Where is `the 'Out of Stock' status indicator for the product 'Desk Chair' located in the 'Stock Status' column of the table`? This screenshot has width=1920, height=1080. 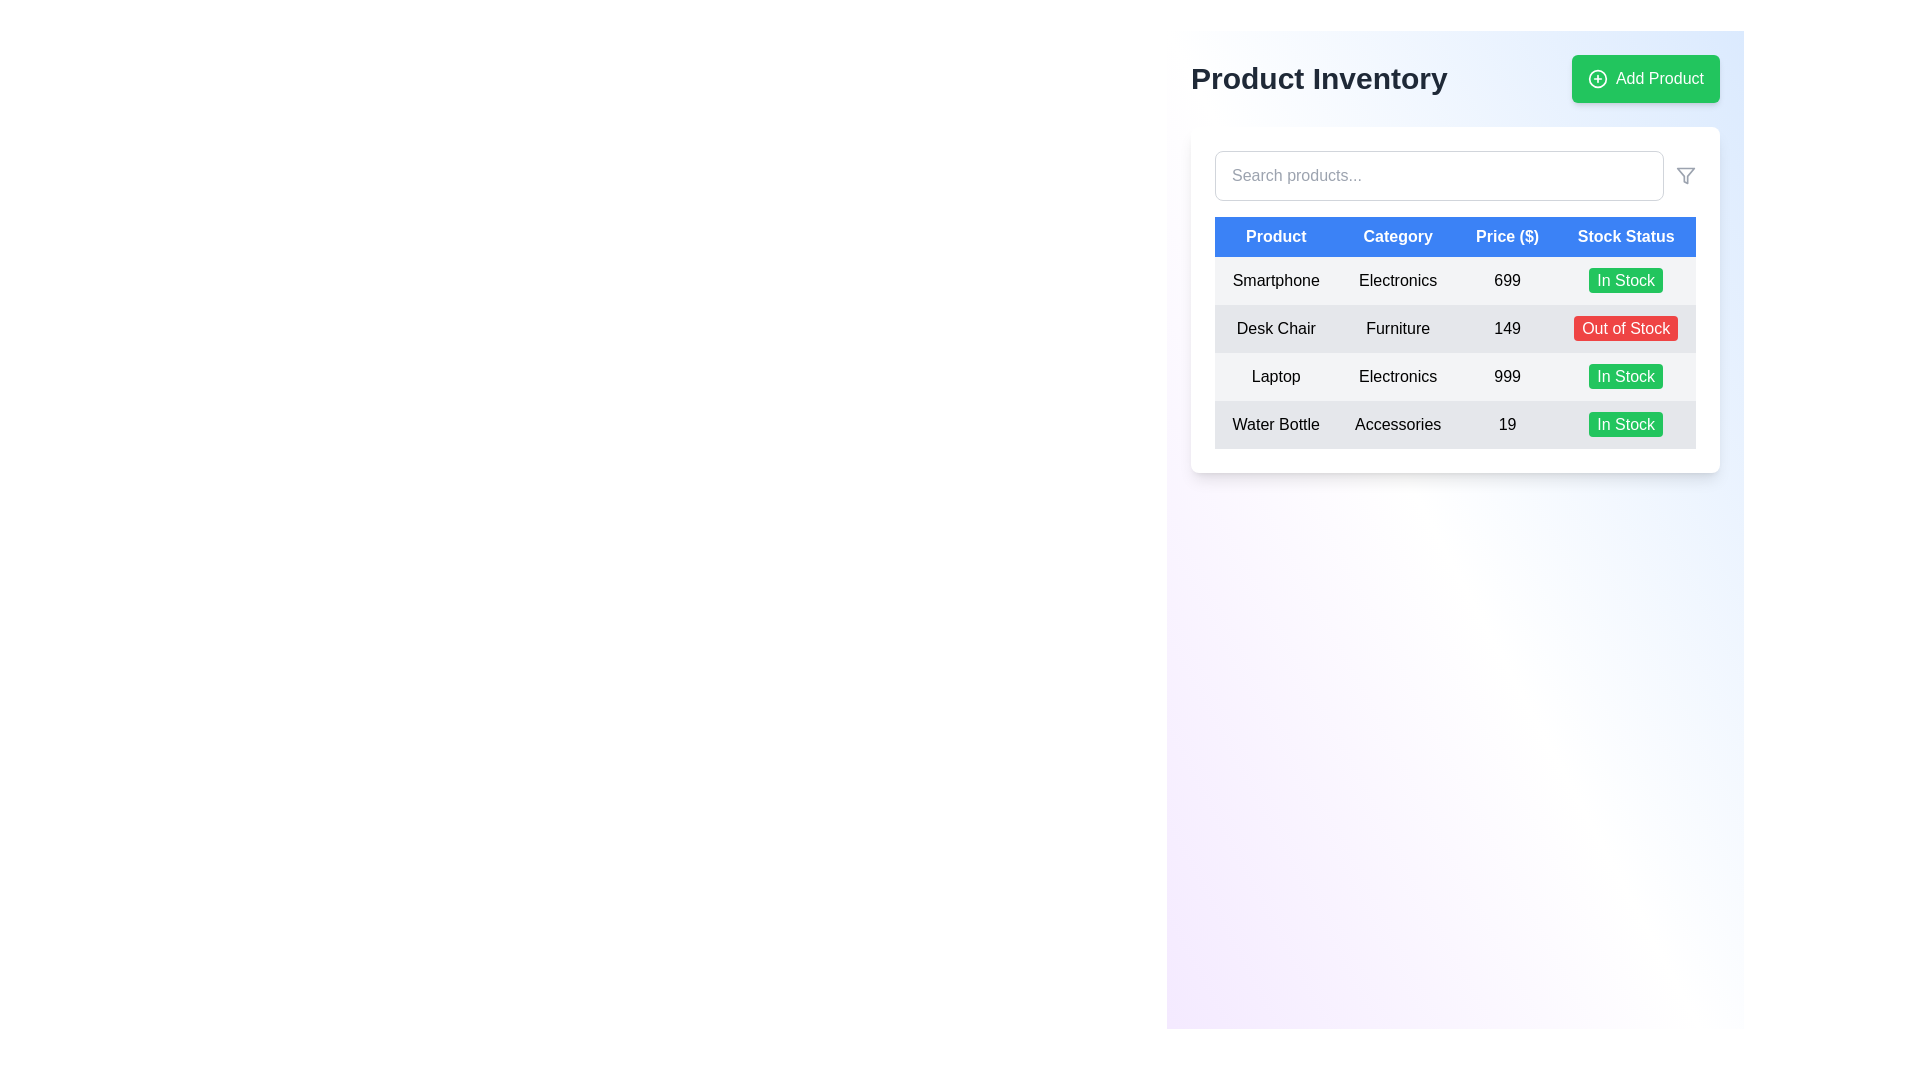
the 'Out of Stock' status indicator for the product 'Desk Chair' located in the 'Stock Status' column of the table is located at coordinates (1626, 327).